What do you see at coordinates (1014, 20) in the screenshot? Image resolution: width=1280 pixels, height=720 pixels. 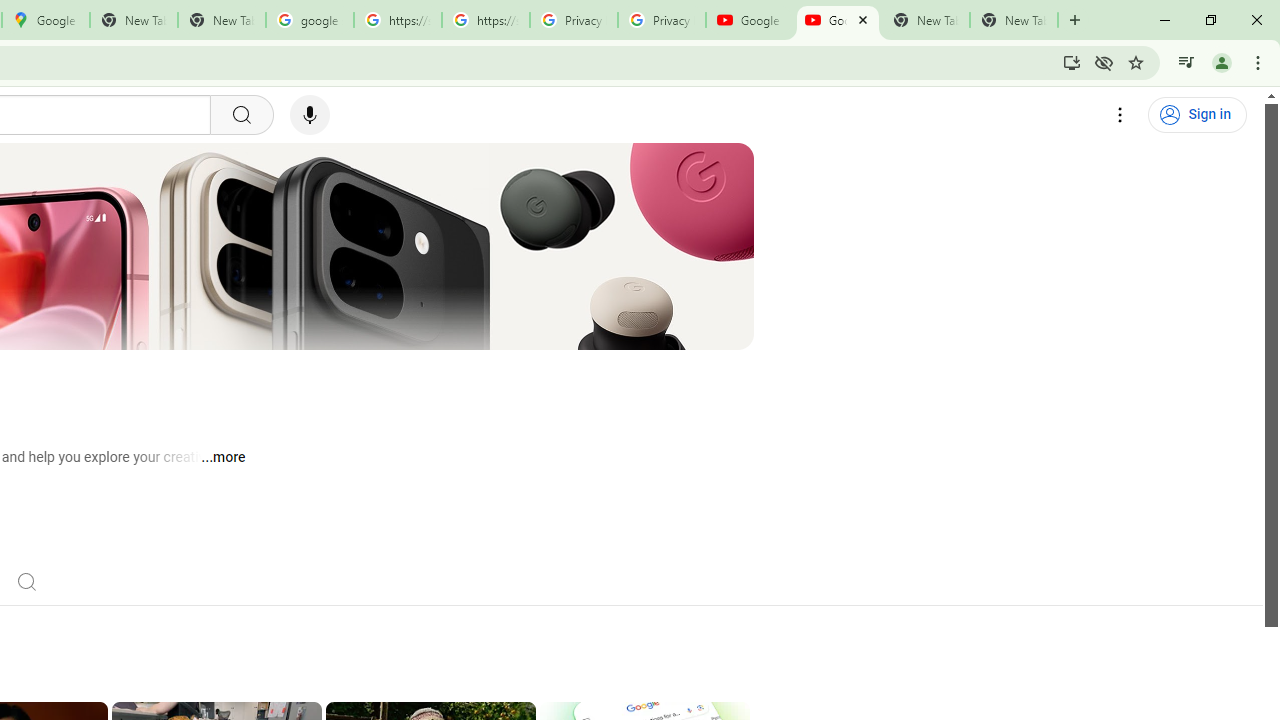 I see `'New Tab'` at bounding box center [1014, 20].